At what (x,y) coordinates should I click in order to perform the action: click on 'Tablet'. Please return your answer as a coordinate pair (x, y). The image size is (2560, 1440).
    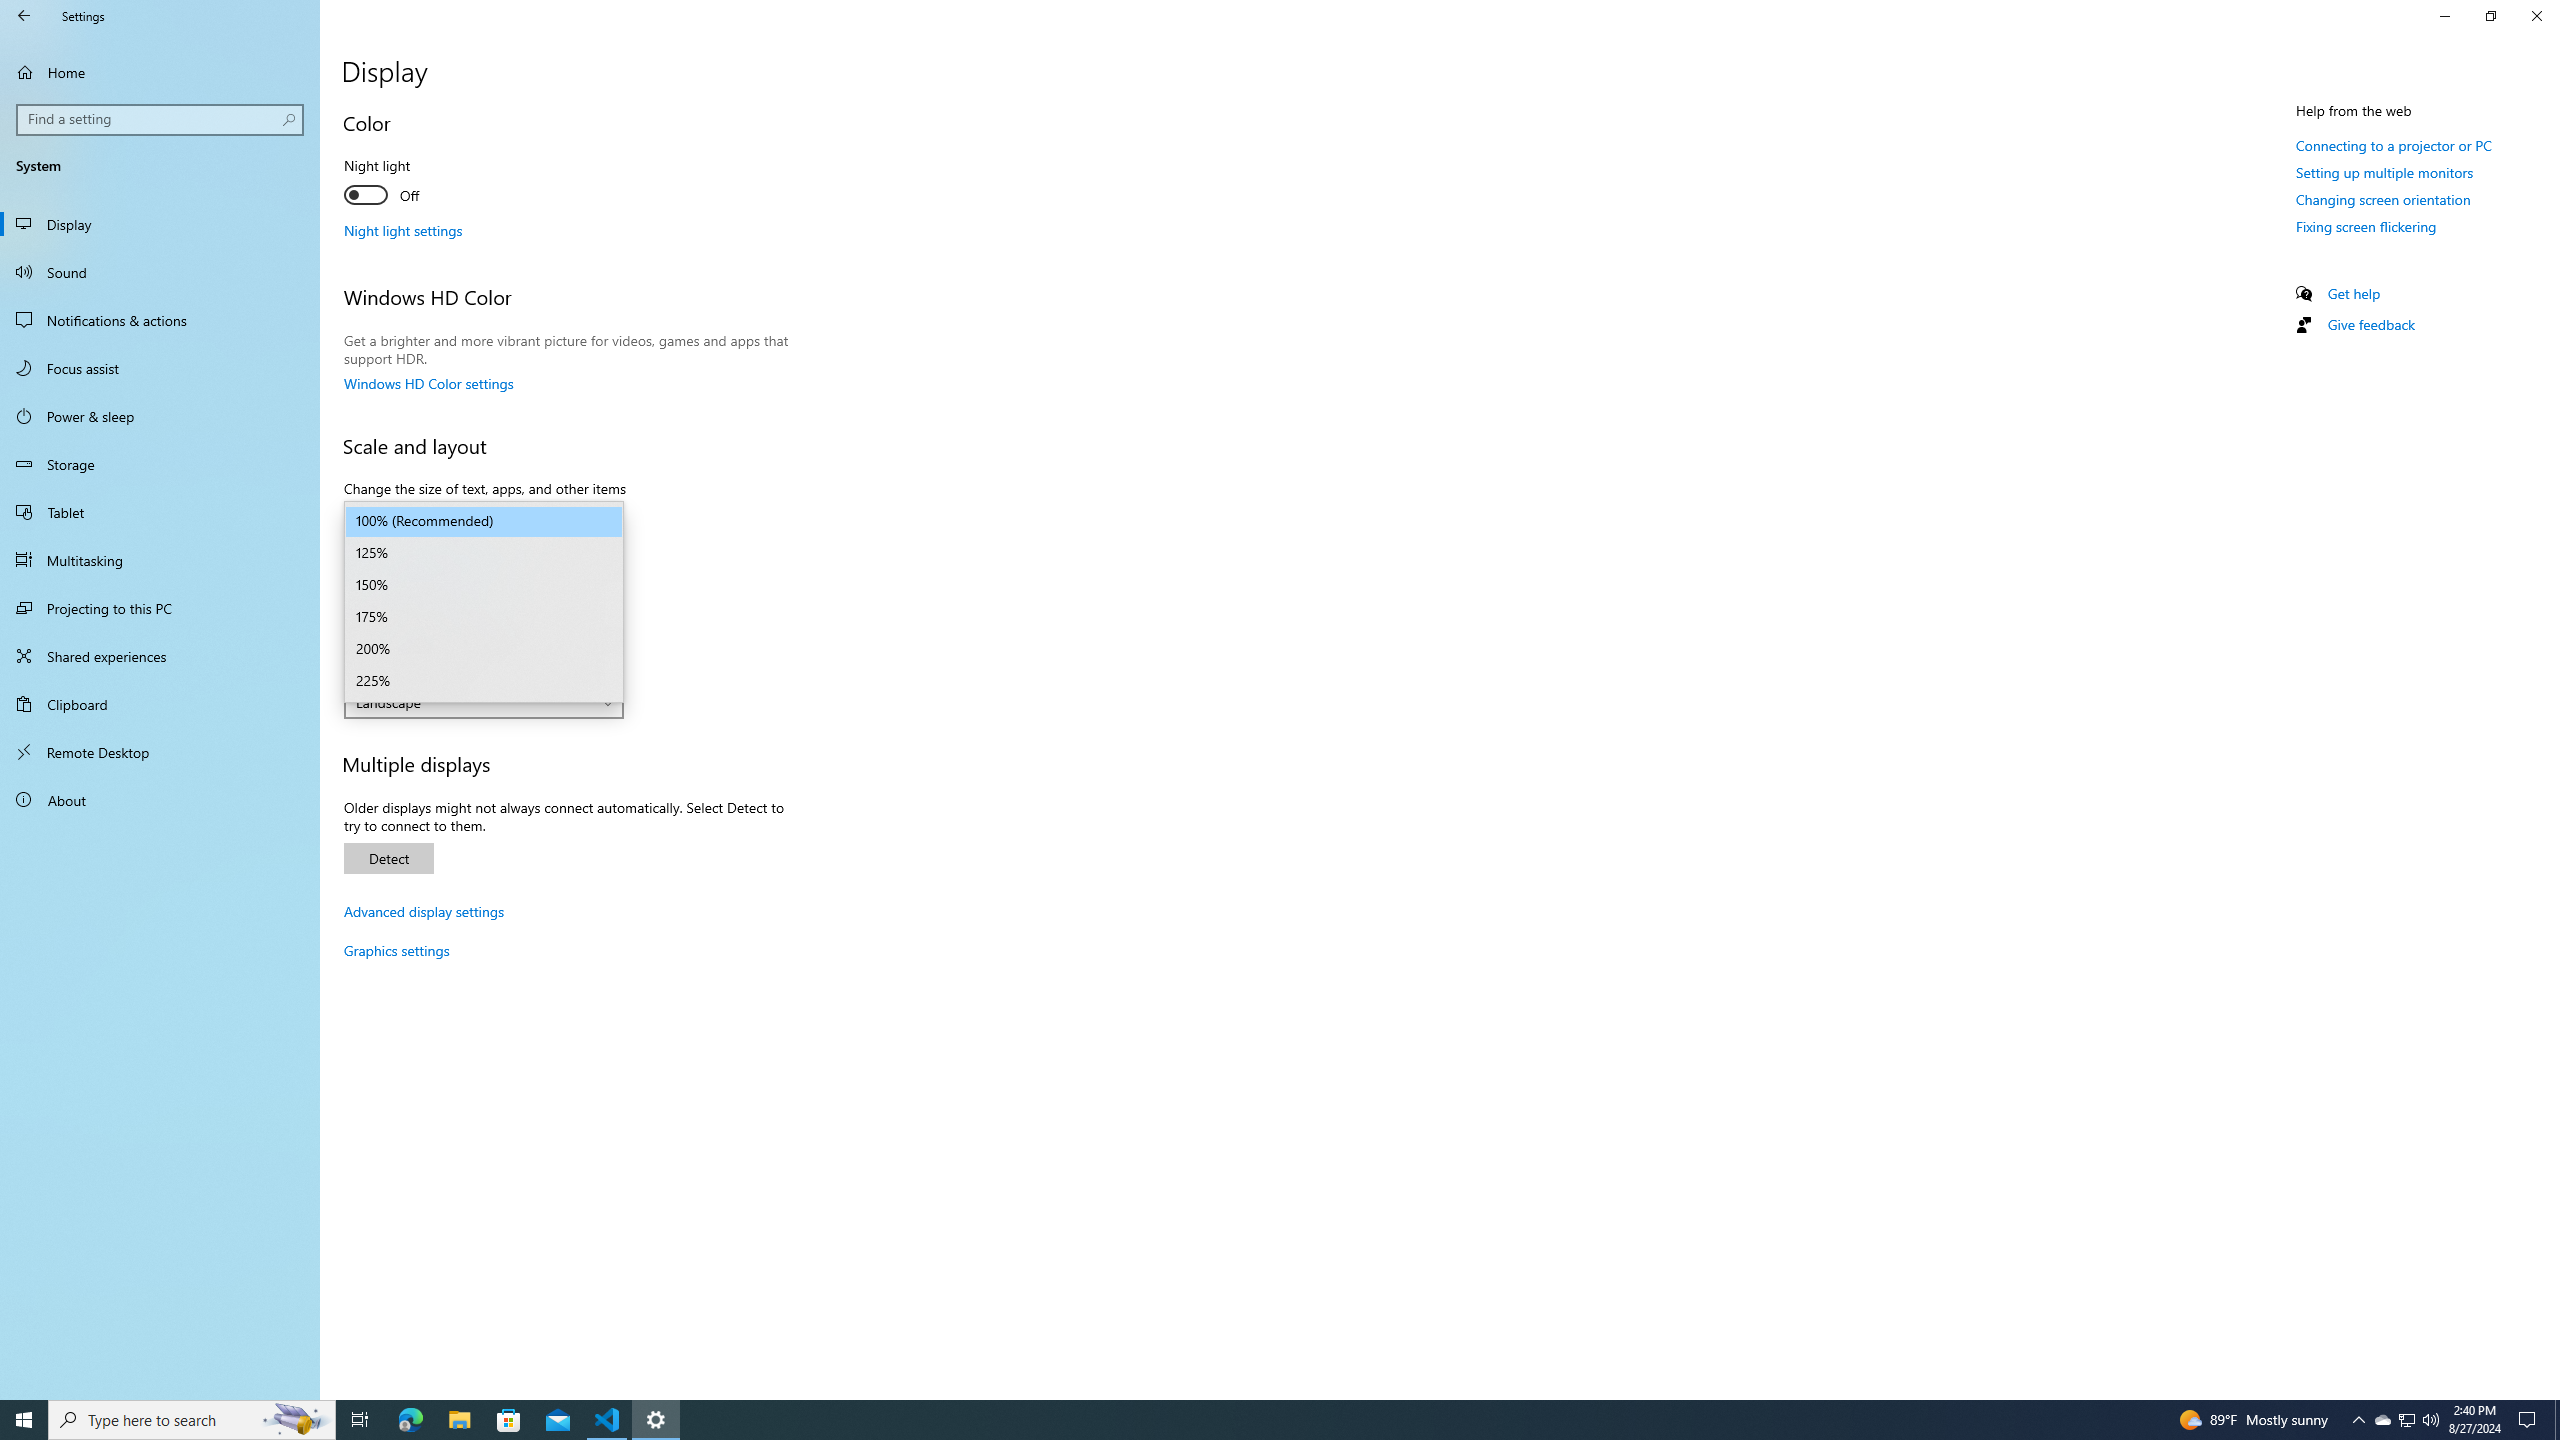
    Looking at the image, I should click on (159, 510).